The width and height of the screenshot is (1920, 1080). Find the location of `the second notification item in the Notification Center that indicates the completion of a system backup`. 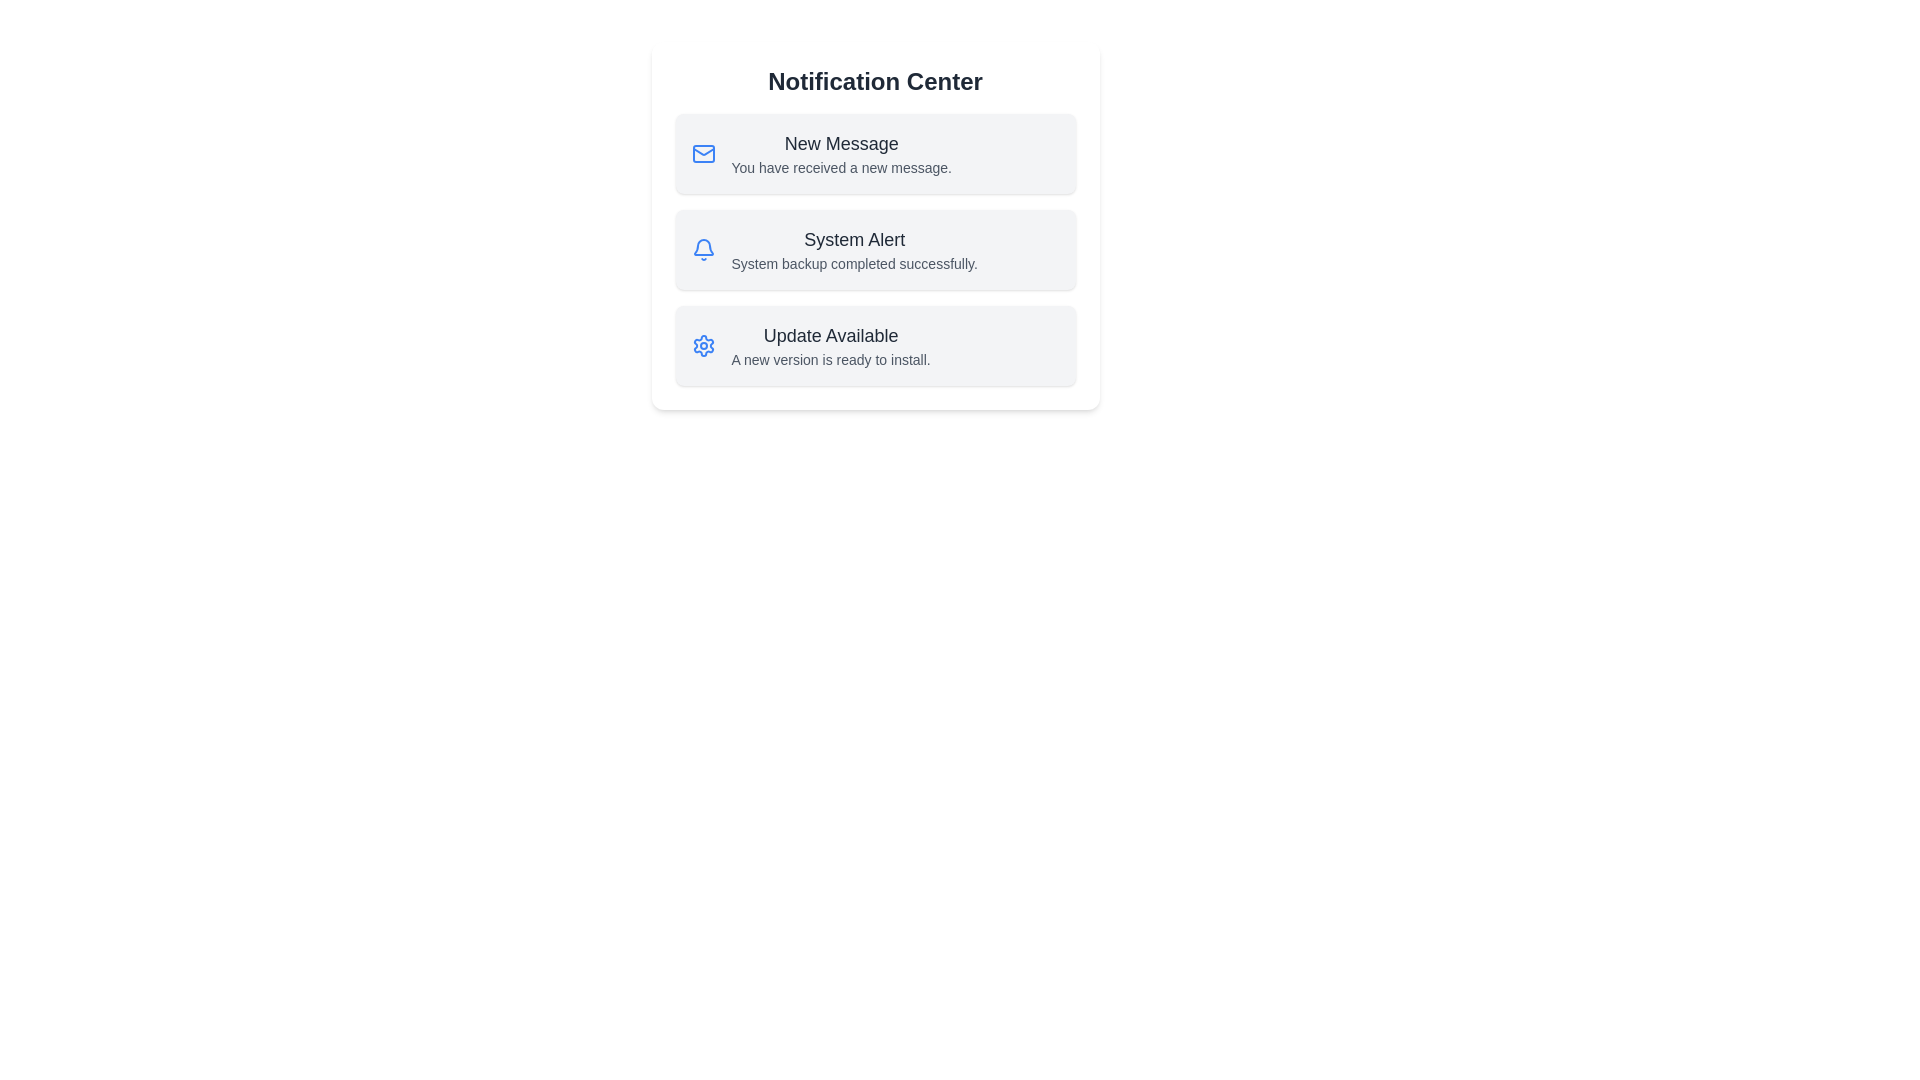

the second notification item in the Notification Center that indicates the completion of a system backup is located at coordinates (854, 249).